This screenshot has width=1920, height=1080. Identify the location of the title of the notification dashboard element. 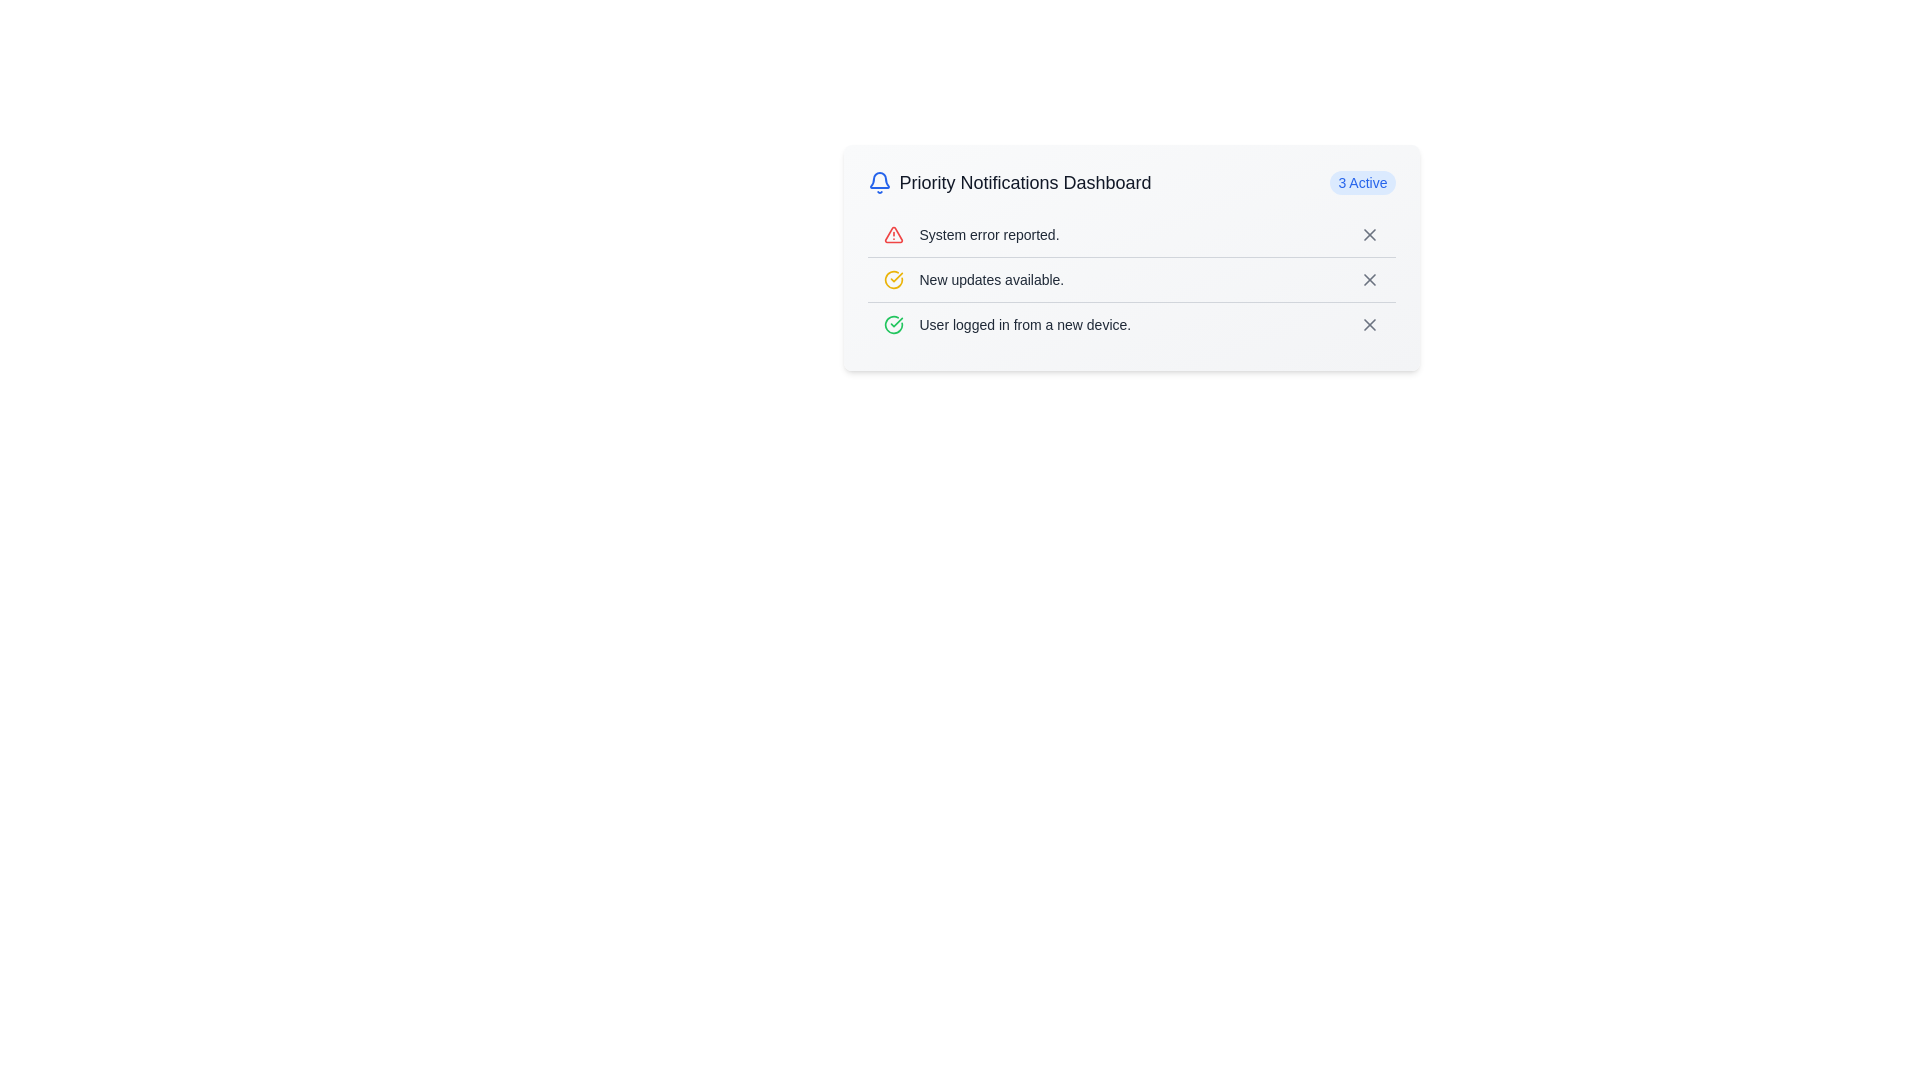
(1131, 182).